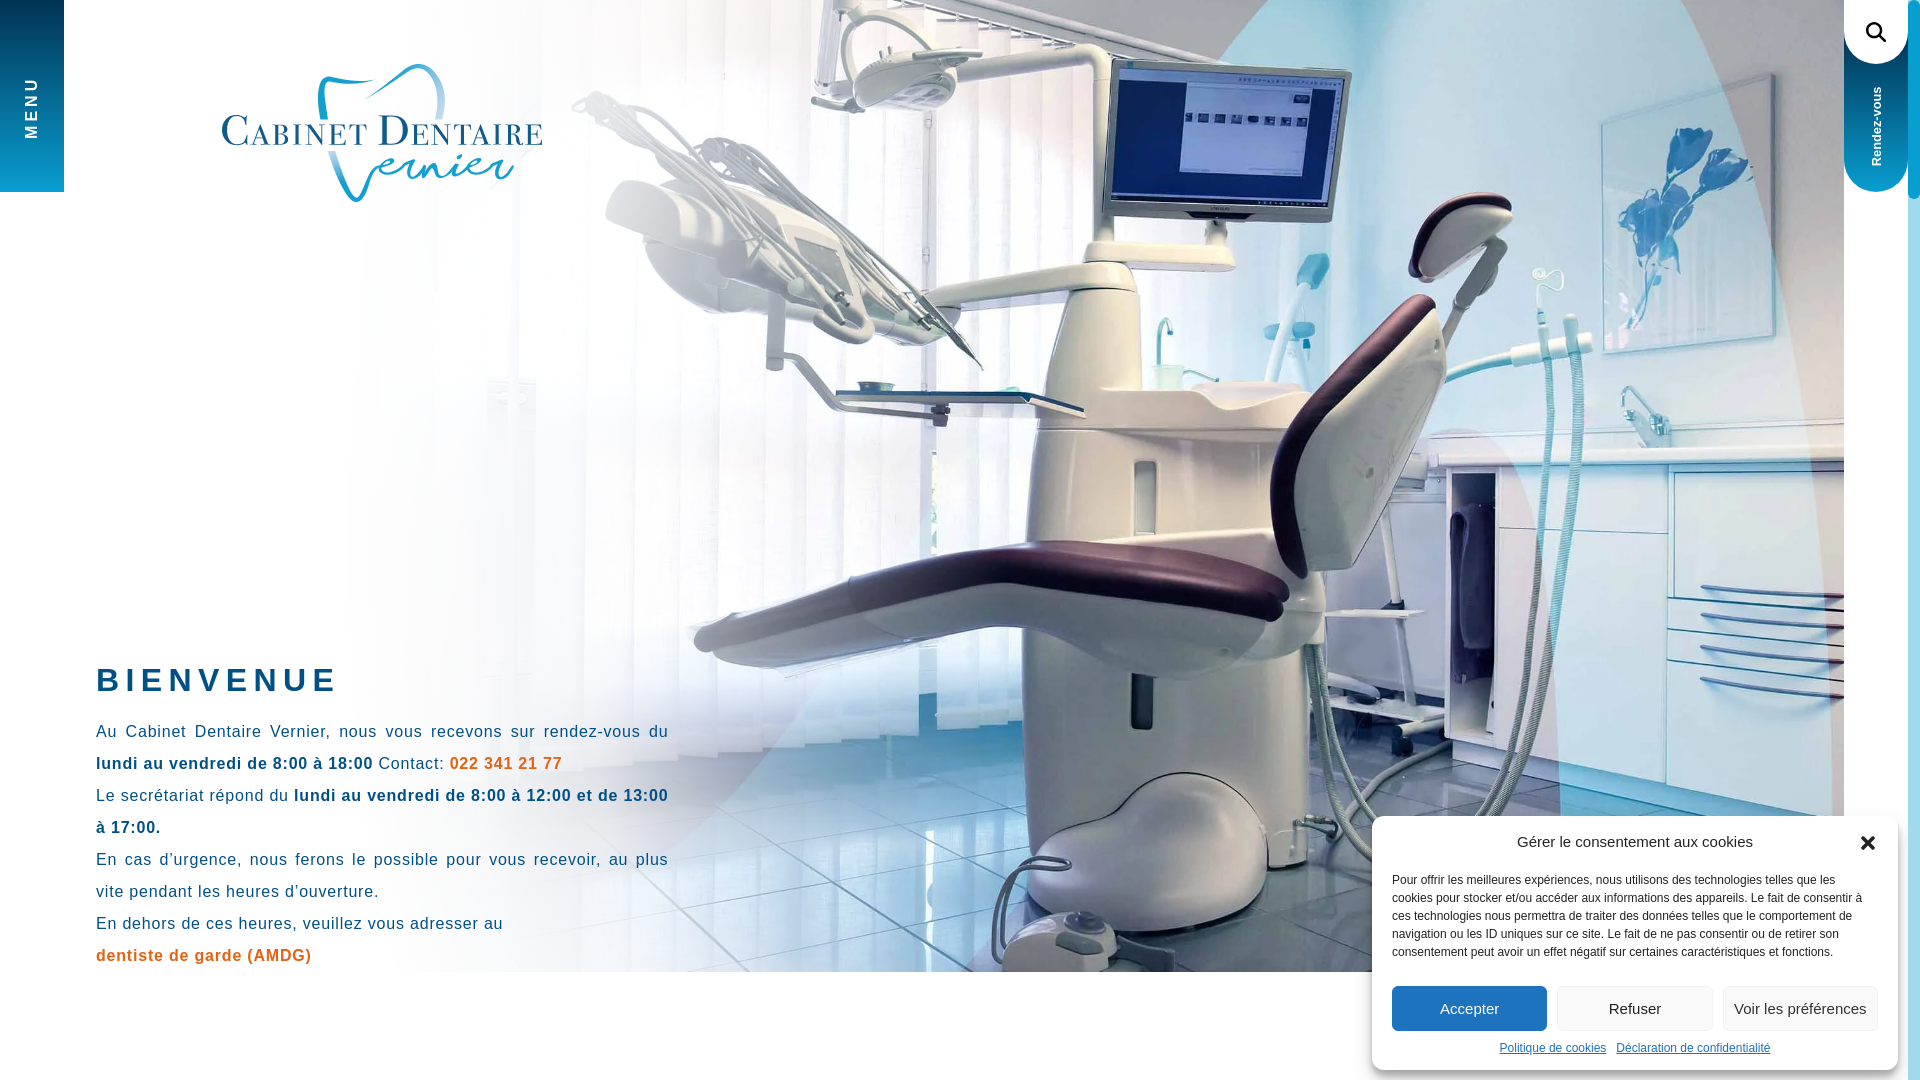  I want to click on '022 341 21 77', so click(449, 764).